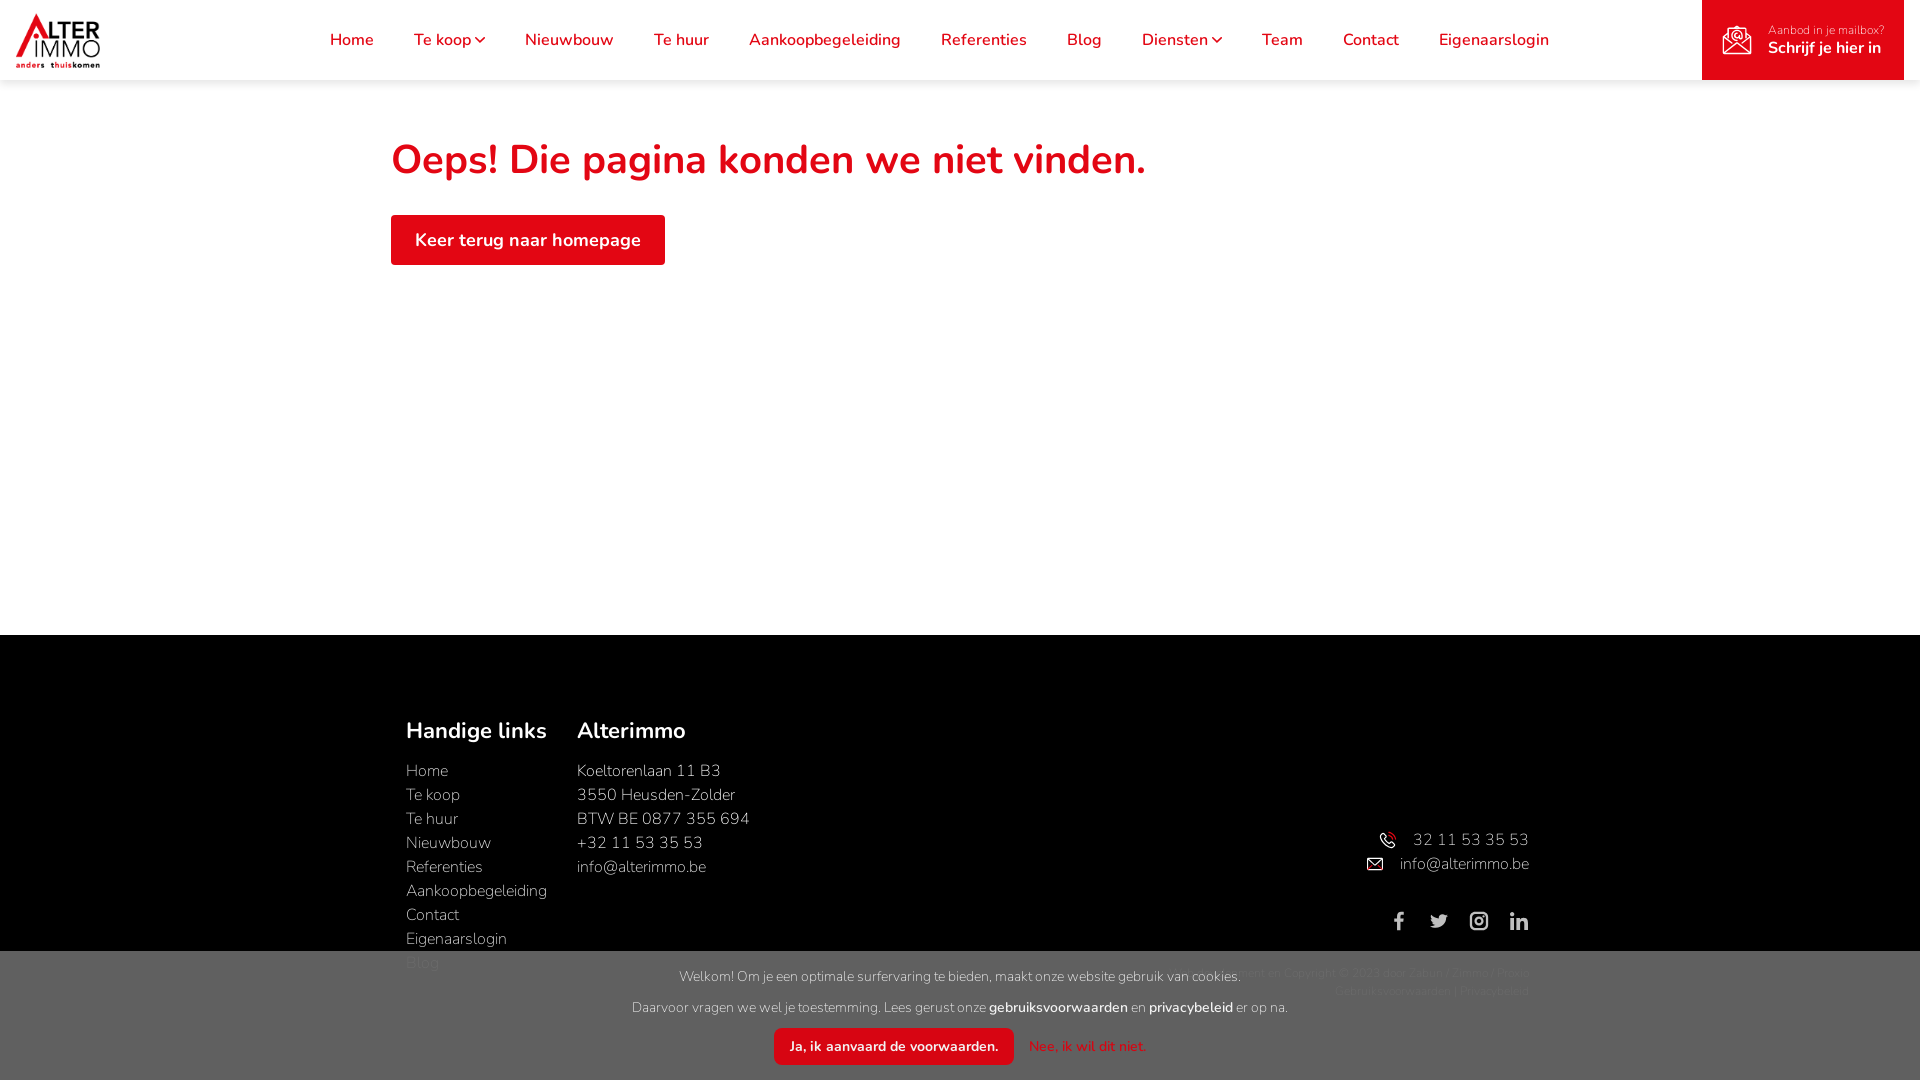 The height and width of the screenshot is (1080, 1920). I want to click on 'Nieuwbouw', so click(405, 843).